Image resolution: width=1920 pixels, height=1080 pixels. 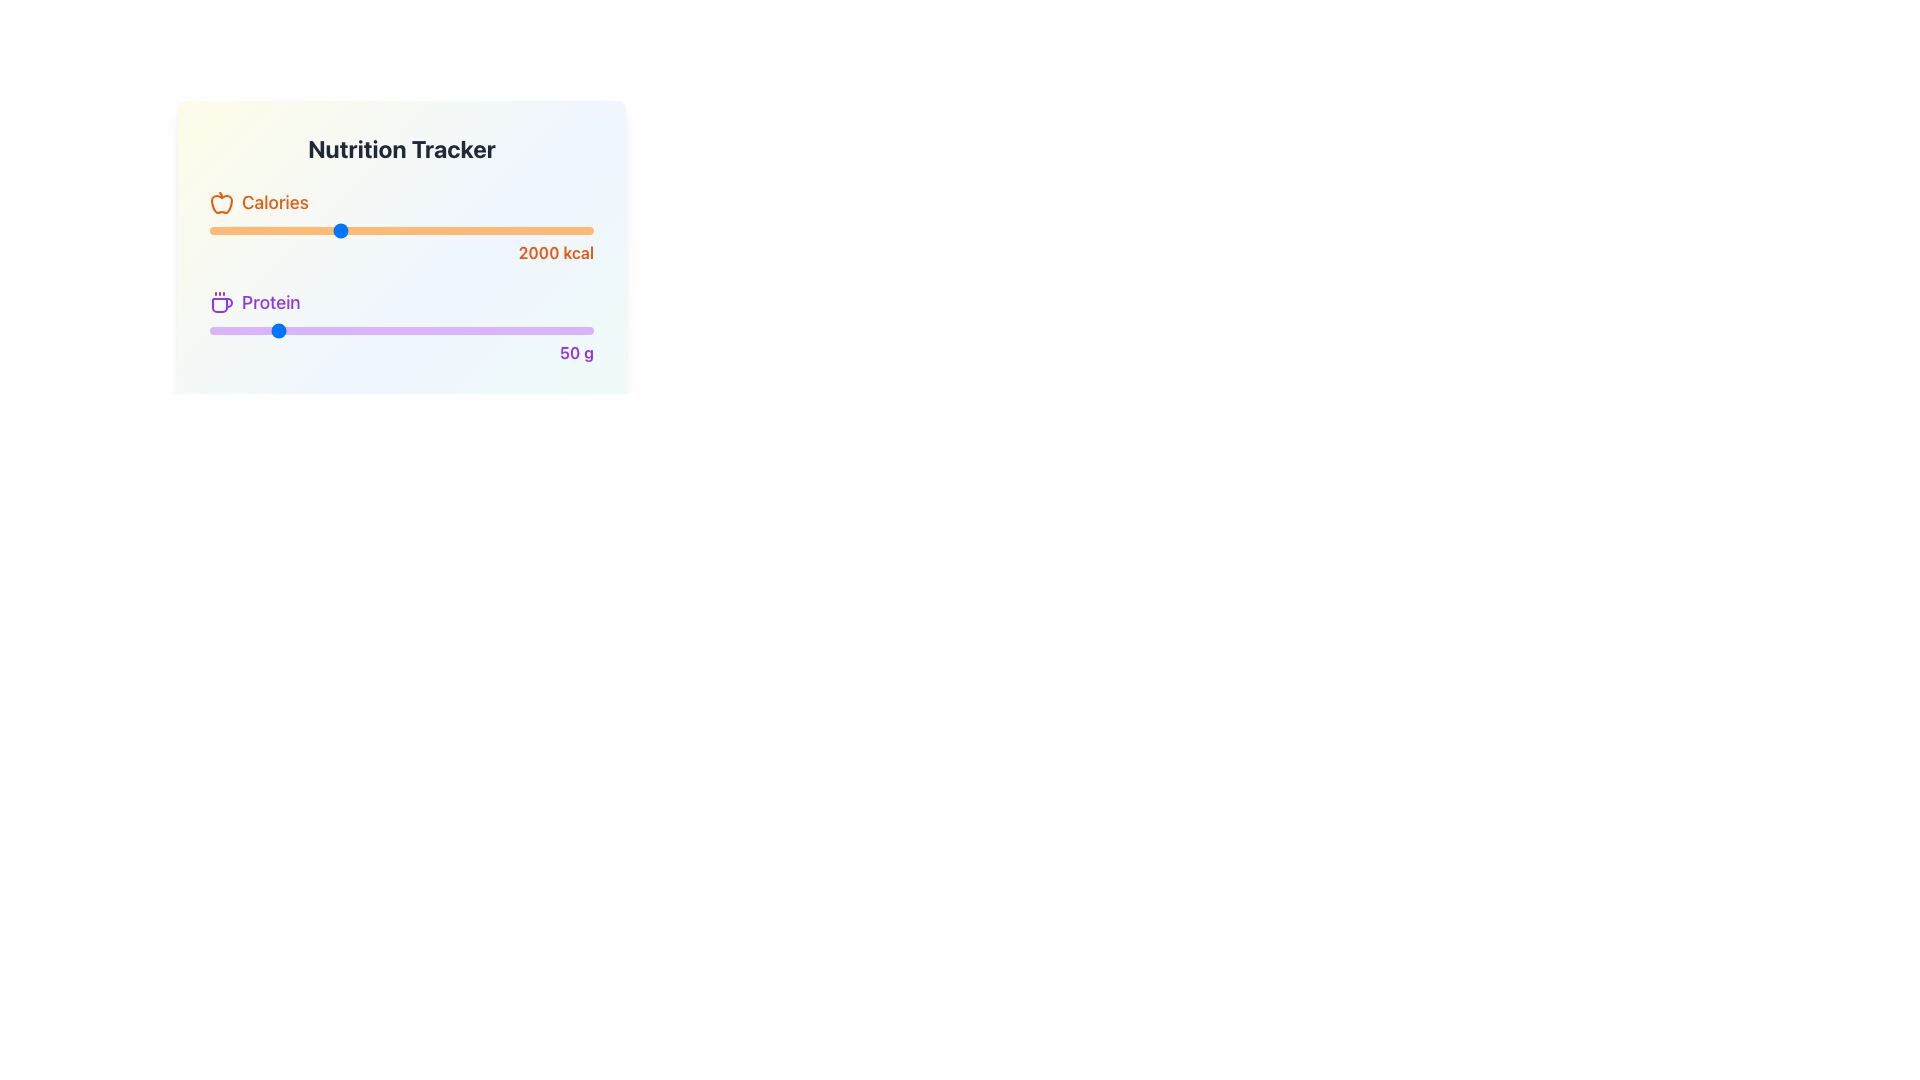 I want to click on the calorie consumption slider, which is positioned below the 'Calories' label and above the text '2000 kcal', so click(x=401, y=230).